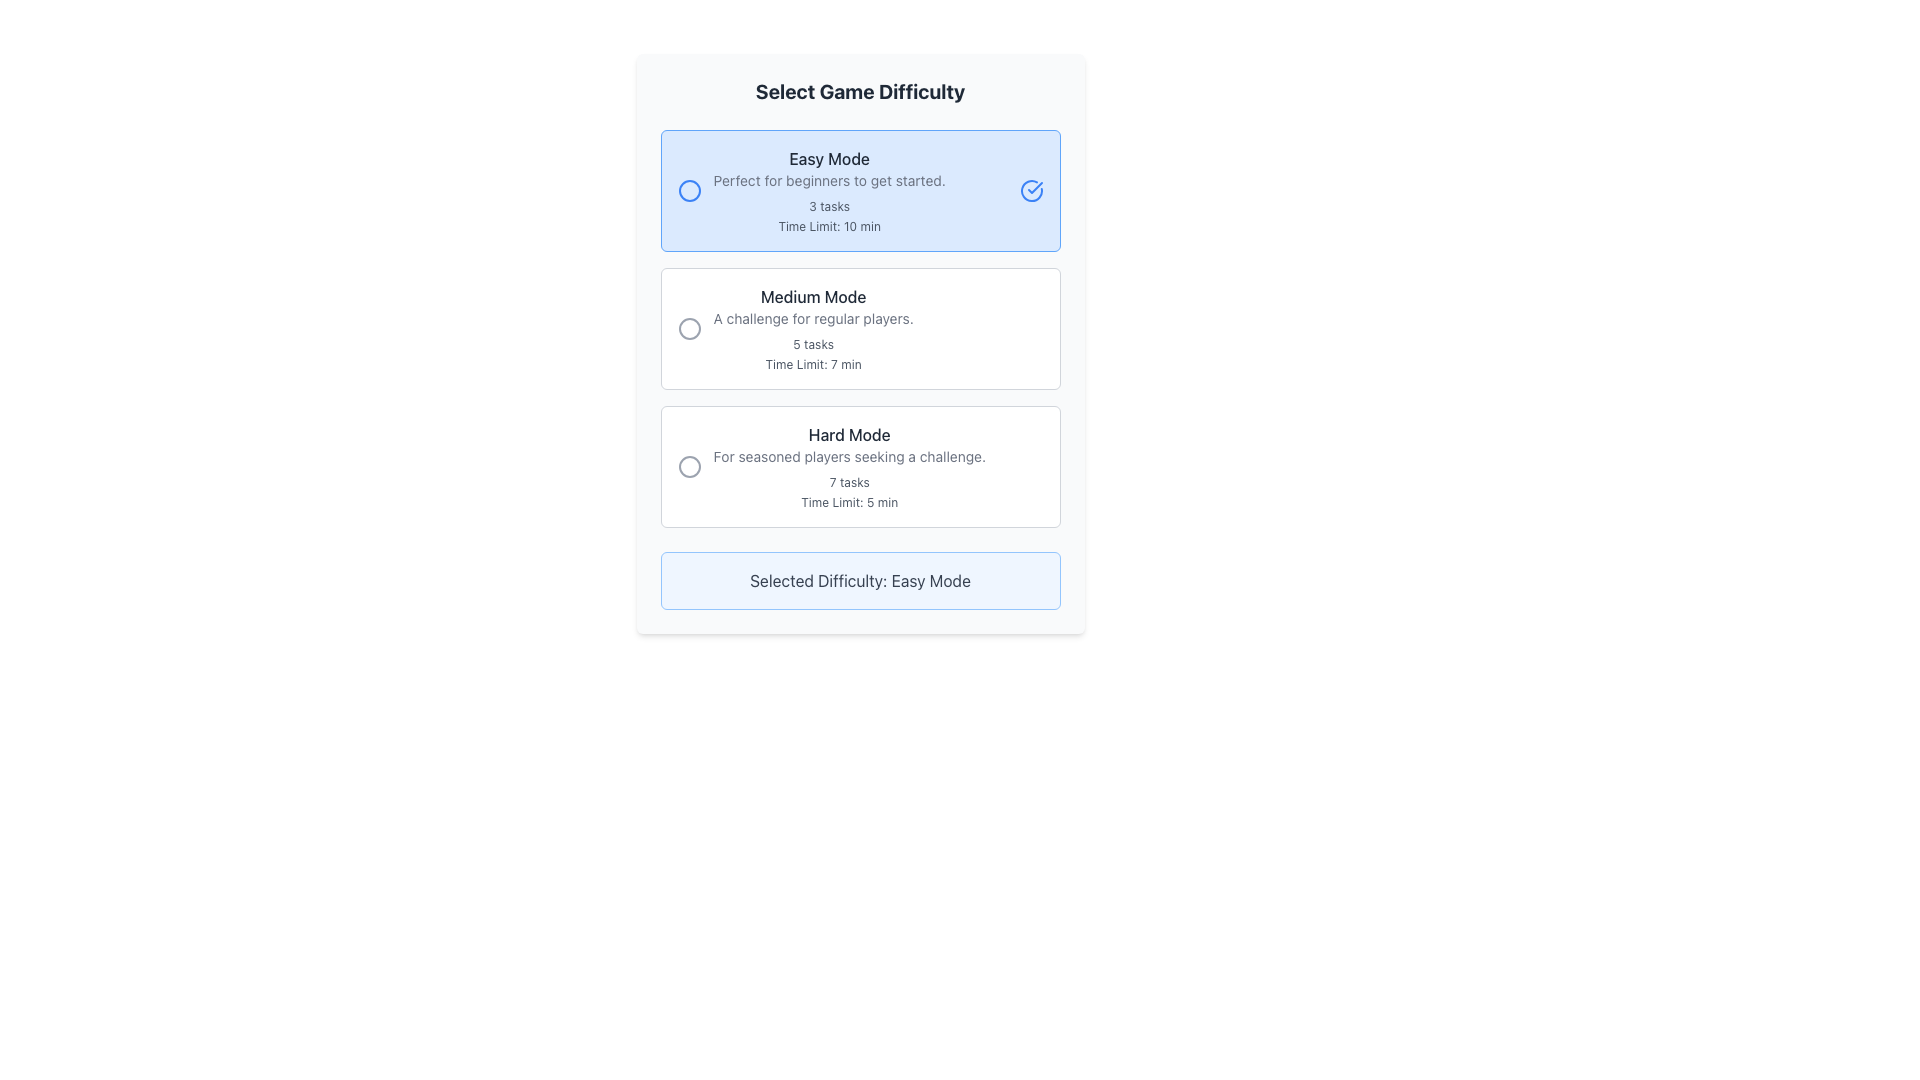 Image resolution: width=1920 pixels, height=1080 pixels. I want to click on the 'Medium Mode' card, which is the second card in a vertical list of three game difficulty options, so click(860, 327).